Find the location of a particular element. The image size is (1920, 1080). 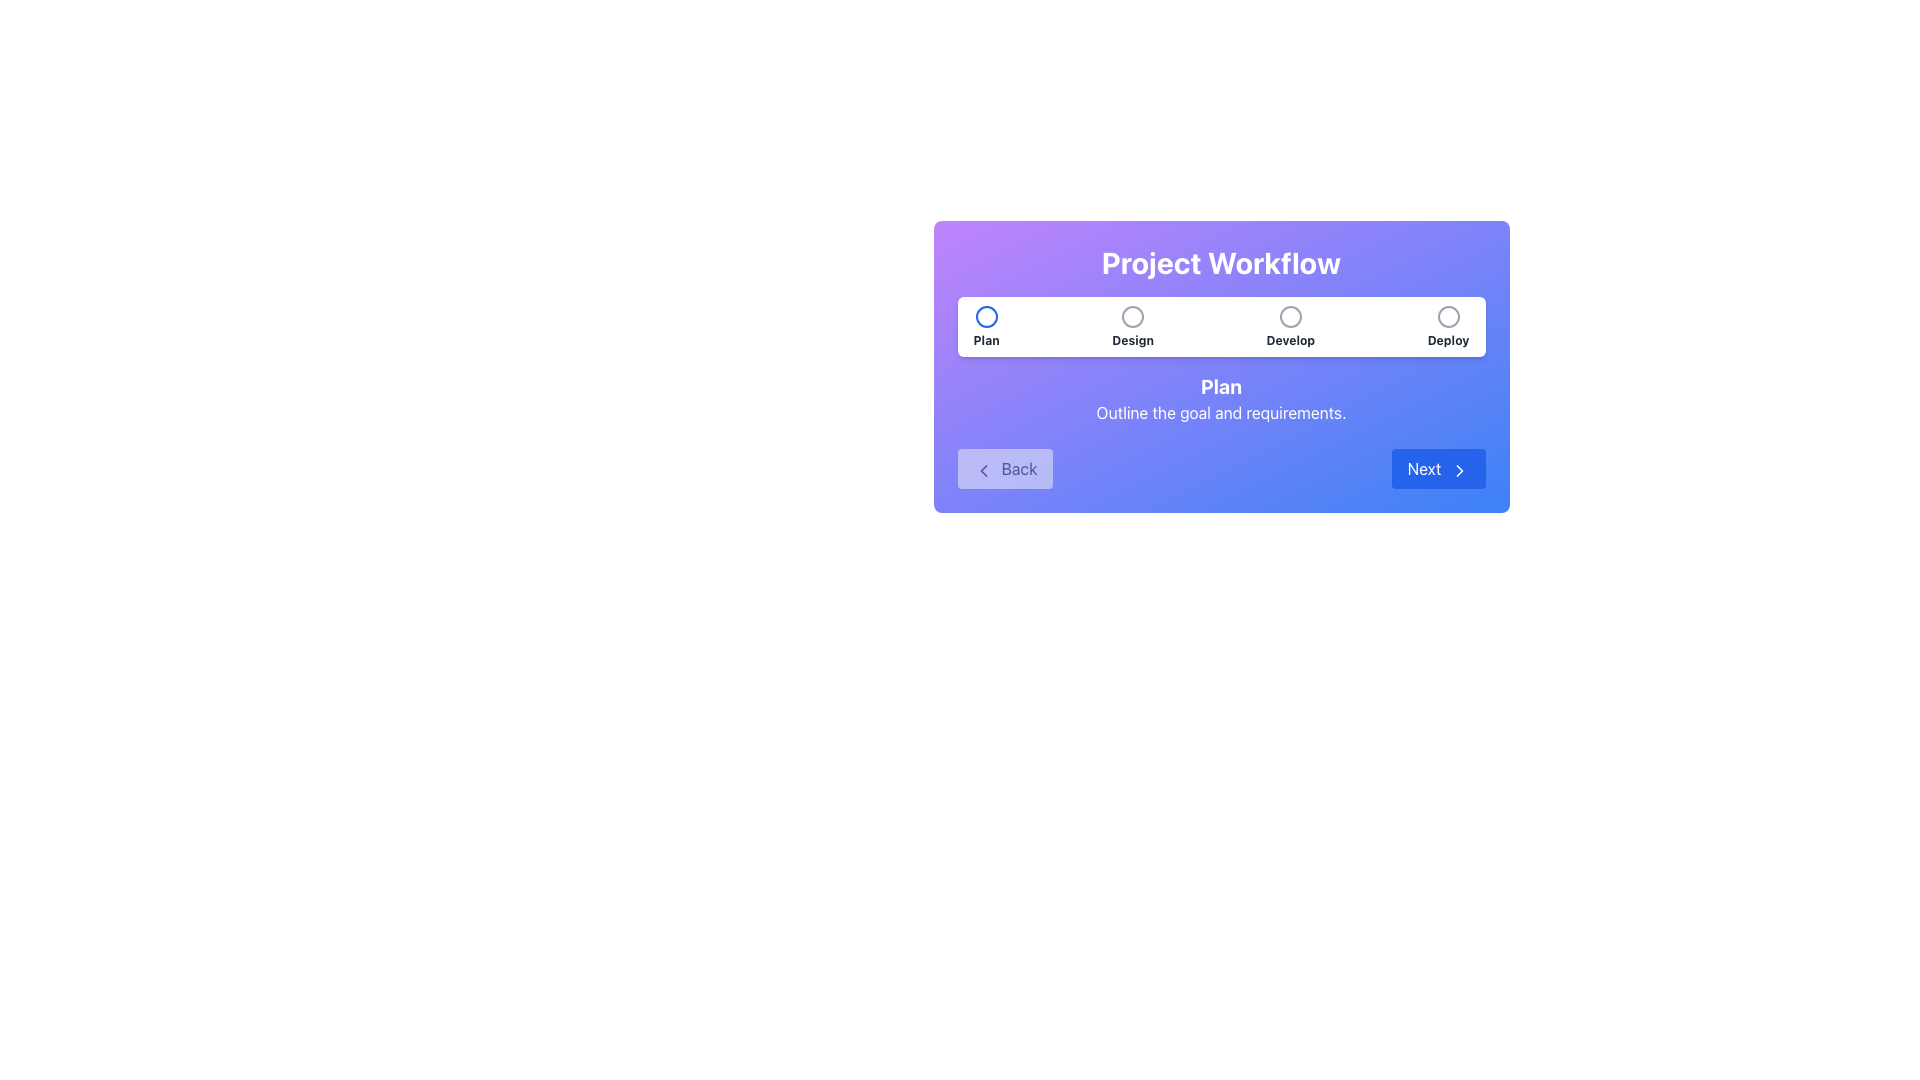

the circular icon labeled 'Design', which is the second element in a horizontally arranged group of icons, located between the 'Plan' and 'Develop' elements is located at coordinates (1133, 326).